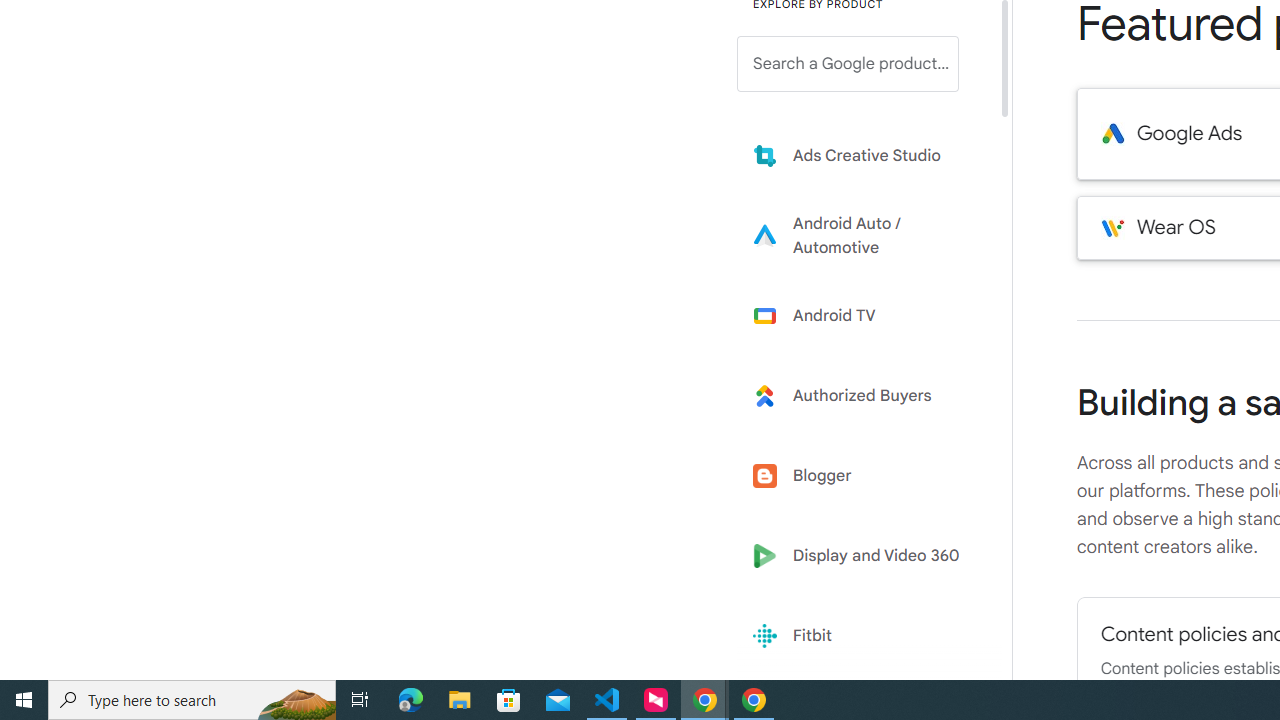  I want to click on 'Learn more about Android TV', so click(862, 315).